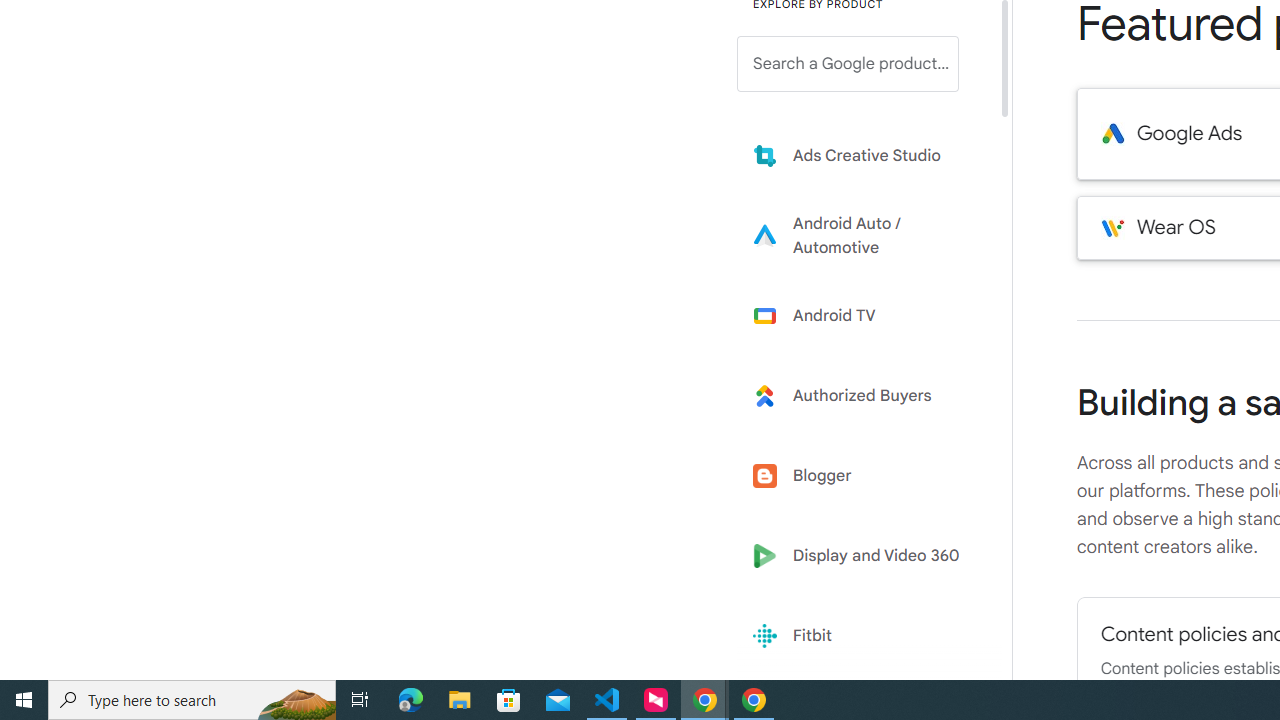  I want to click on 'Learn more about Android TV', so click(862, 315).